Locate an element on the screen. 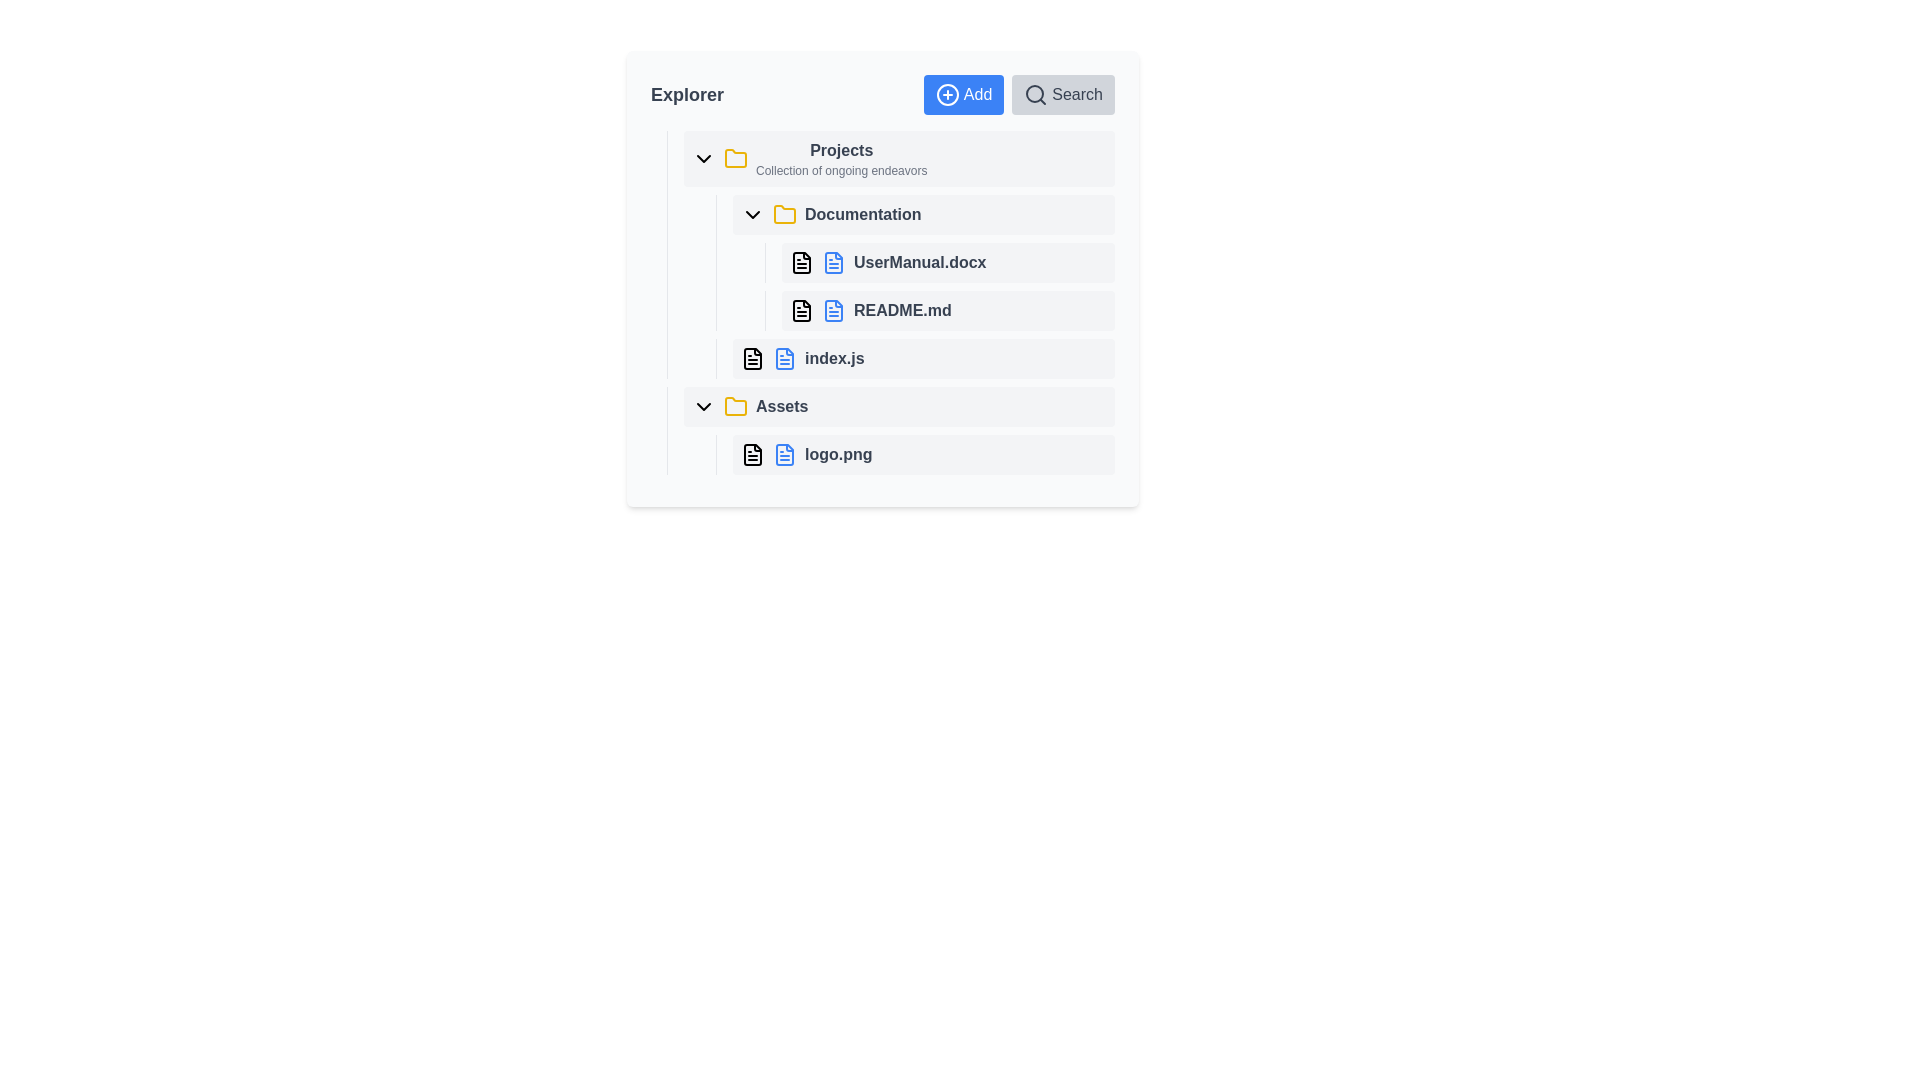  the static text label 'Explorer' which is styled in a bold, large font and located at the top left section of the interface, aligning with 'Add' and 'Search' buttons is located at coordinates (687, 95).